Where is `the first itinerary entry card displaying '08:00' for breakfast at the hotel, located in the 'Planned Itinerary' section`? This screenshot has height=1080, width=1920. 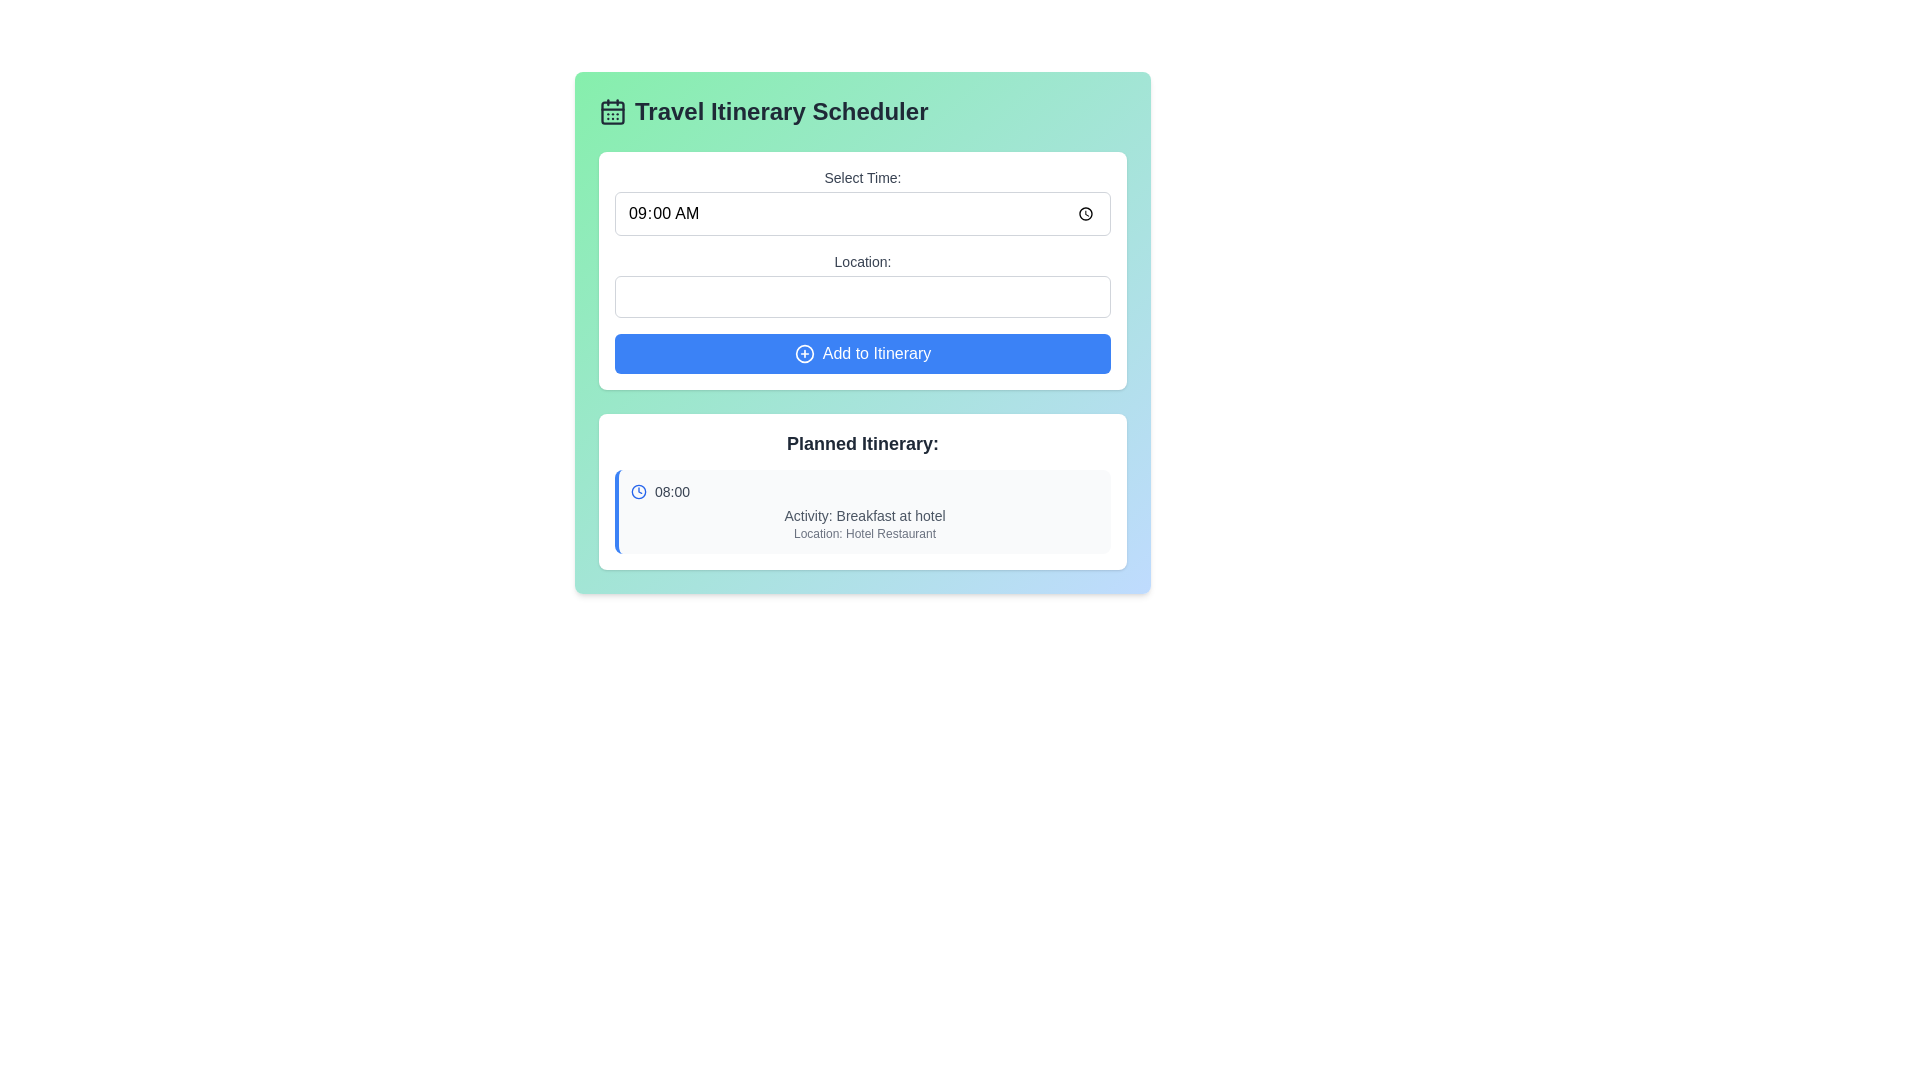 the first itinerary entry card displaying '08:00' for breakfast at the hotel, located in the 'Planned Itinerary' section is located at coordinates (863, 511).